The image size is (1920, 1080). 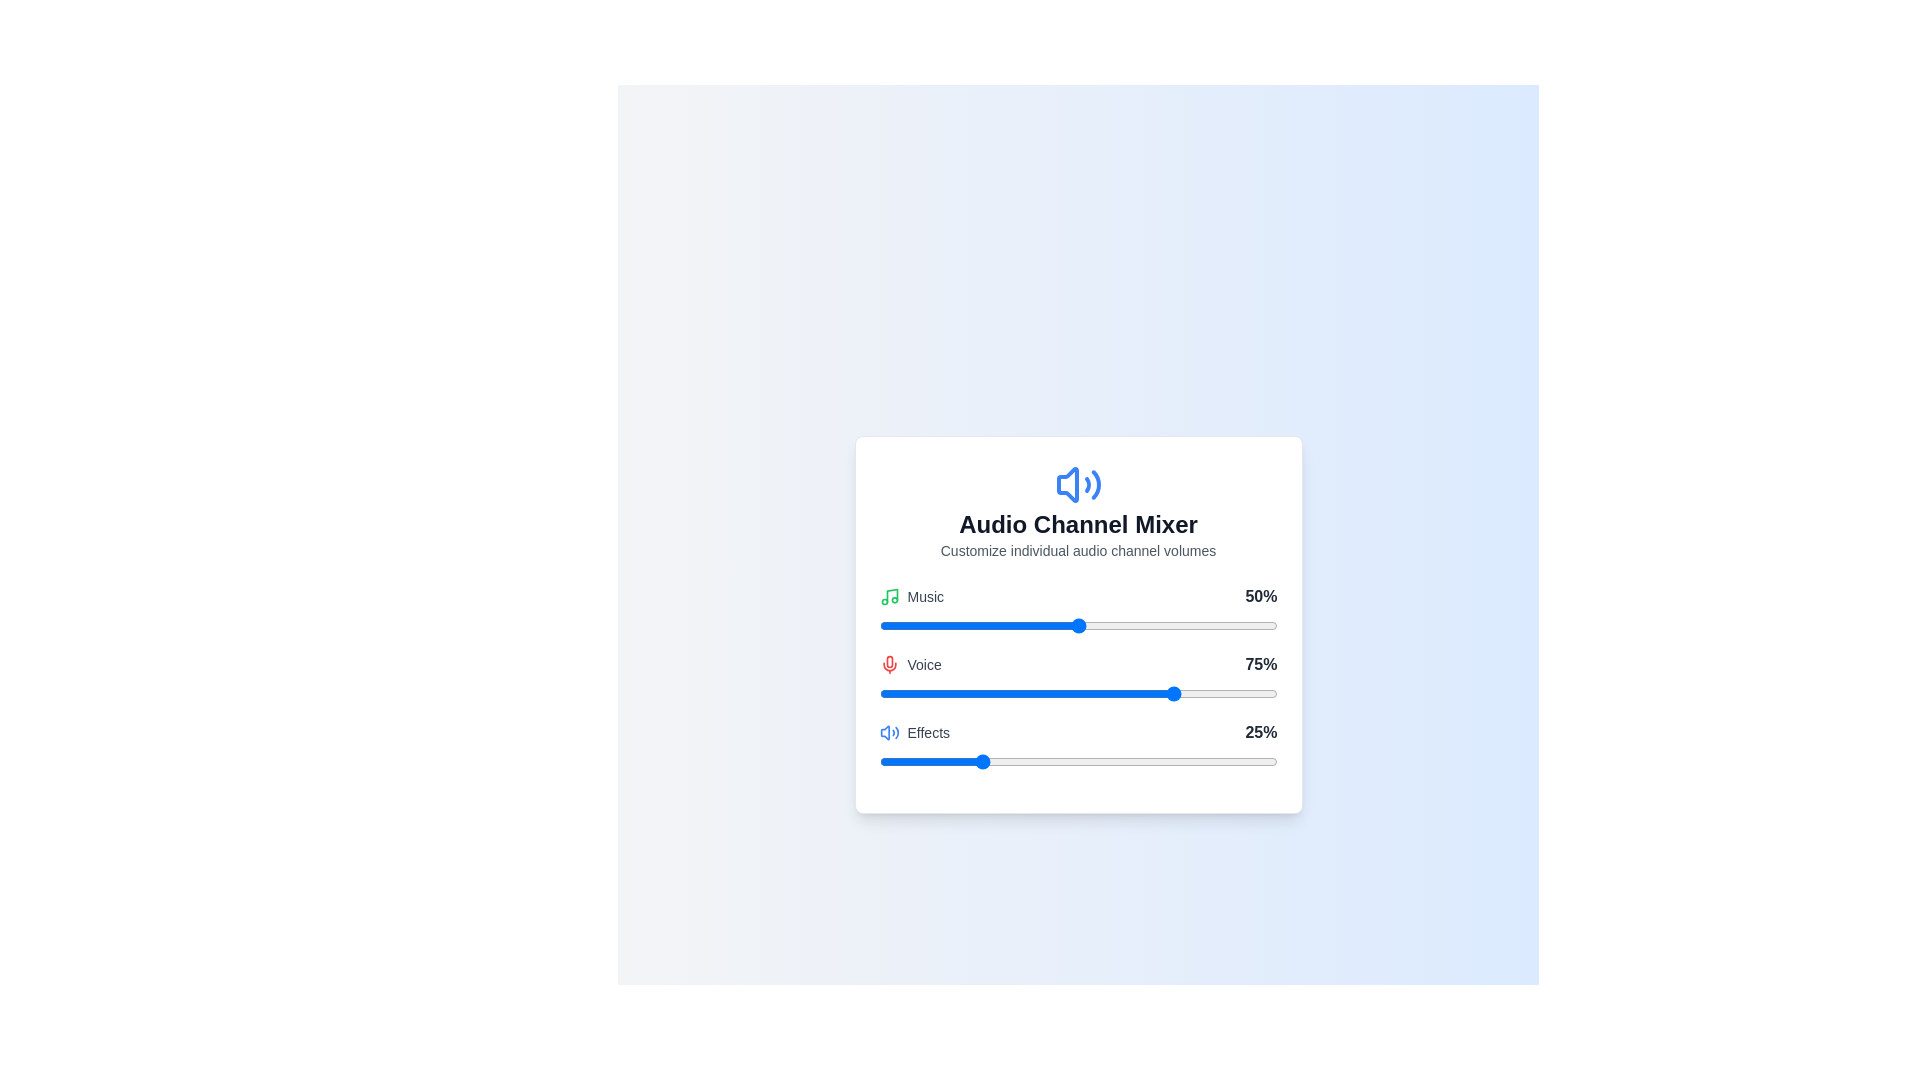 What do you see at coordinates (1077, 485) in the screenshot?
I see `the decorative audio icon that signifies the context of audio or sound settings, located at the top-center of the card above the 'Audio Channel Mixer' heading` at bounding box center [1077, 485].